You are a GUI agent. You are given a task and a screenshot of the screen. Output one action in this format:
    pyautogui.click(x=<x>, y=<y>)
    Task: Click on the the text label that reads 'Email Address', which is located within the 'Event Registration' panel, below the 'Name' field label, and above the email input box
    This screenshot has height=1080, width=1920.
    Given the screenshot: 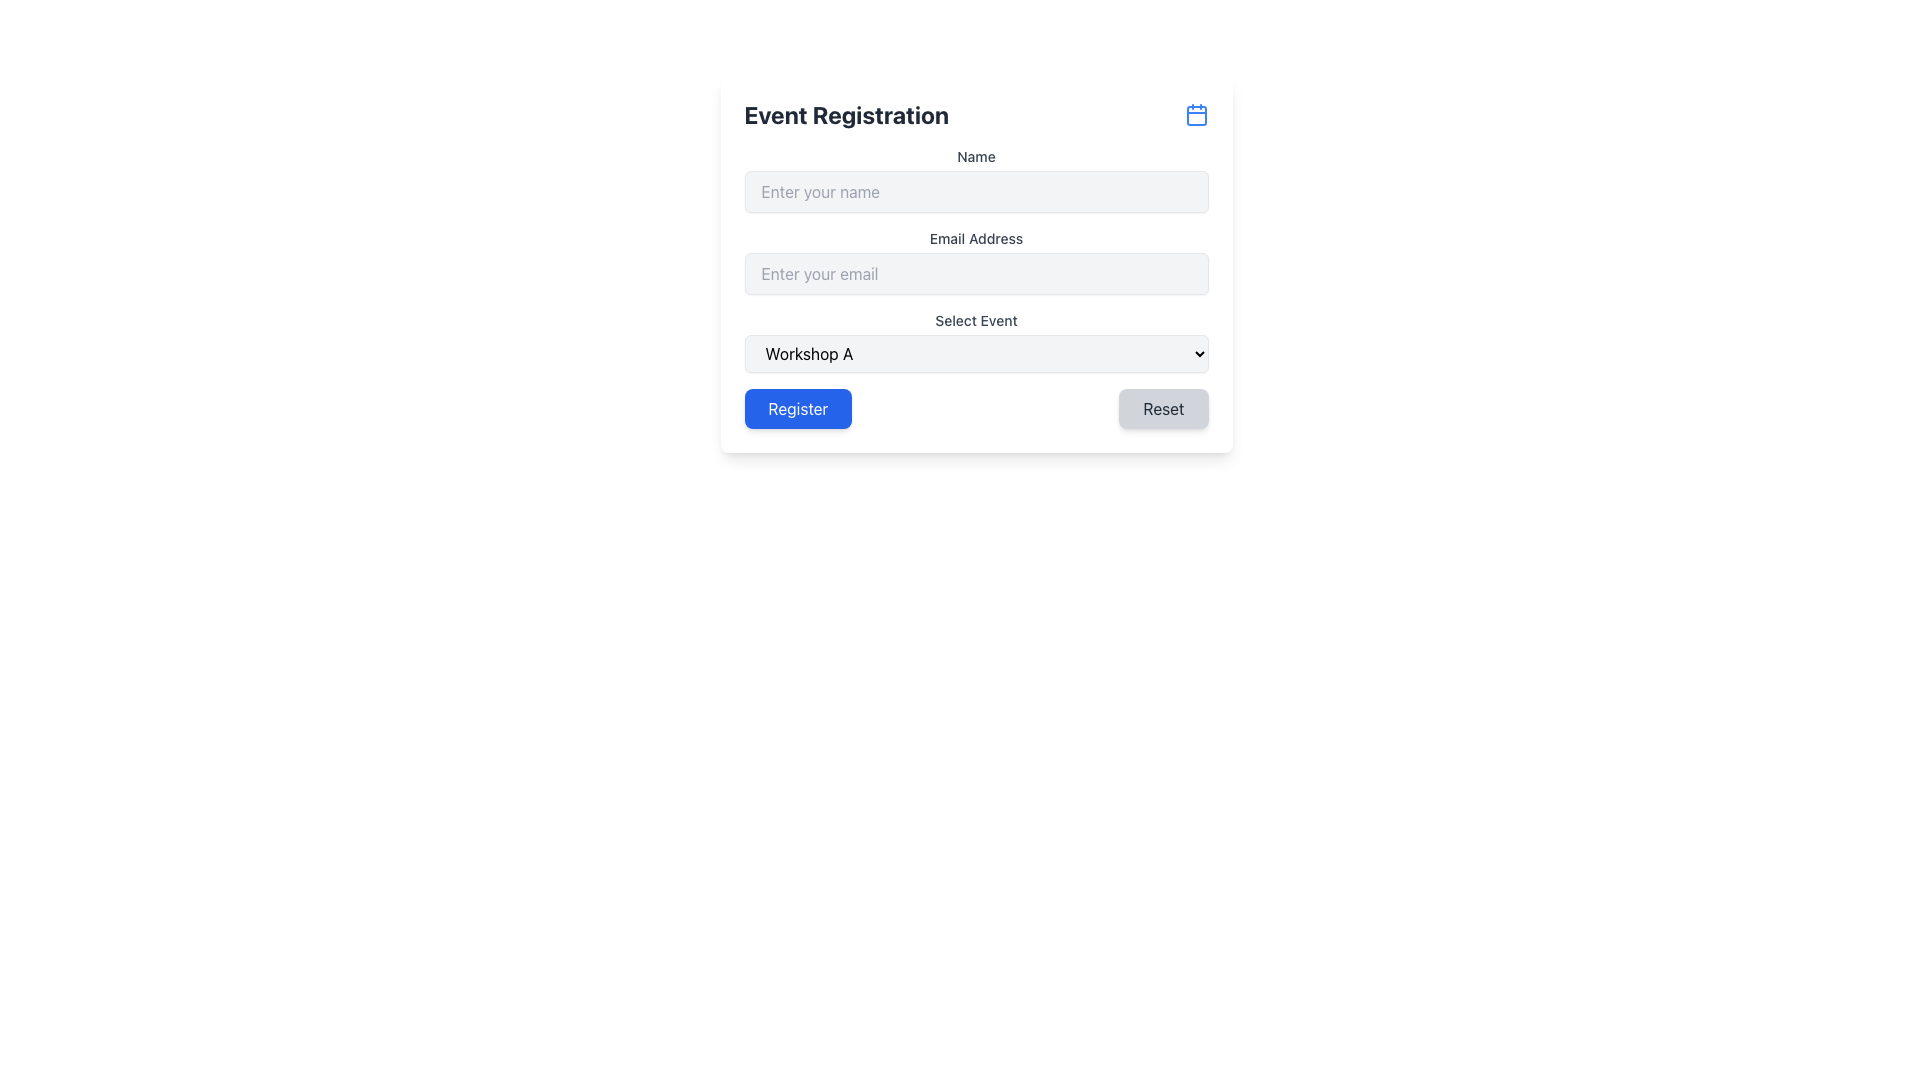 What is the action you would take?
    pyautogui.click(x=976, y=238)
    